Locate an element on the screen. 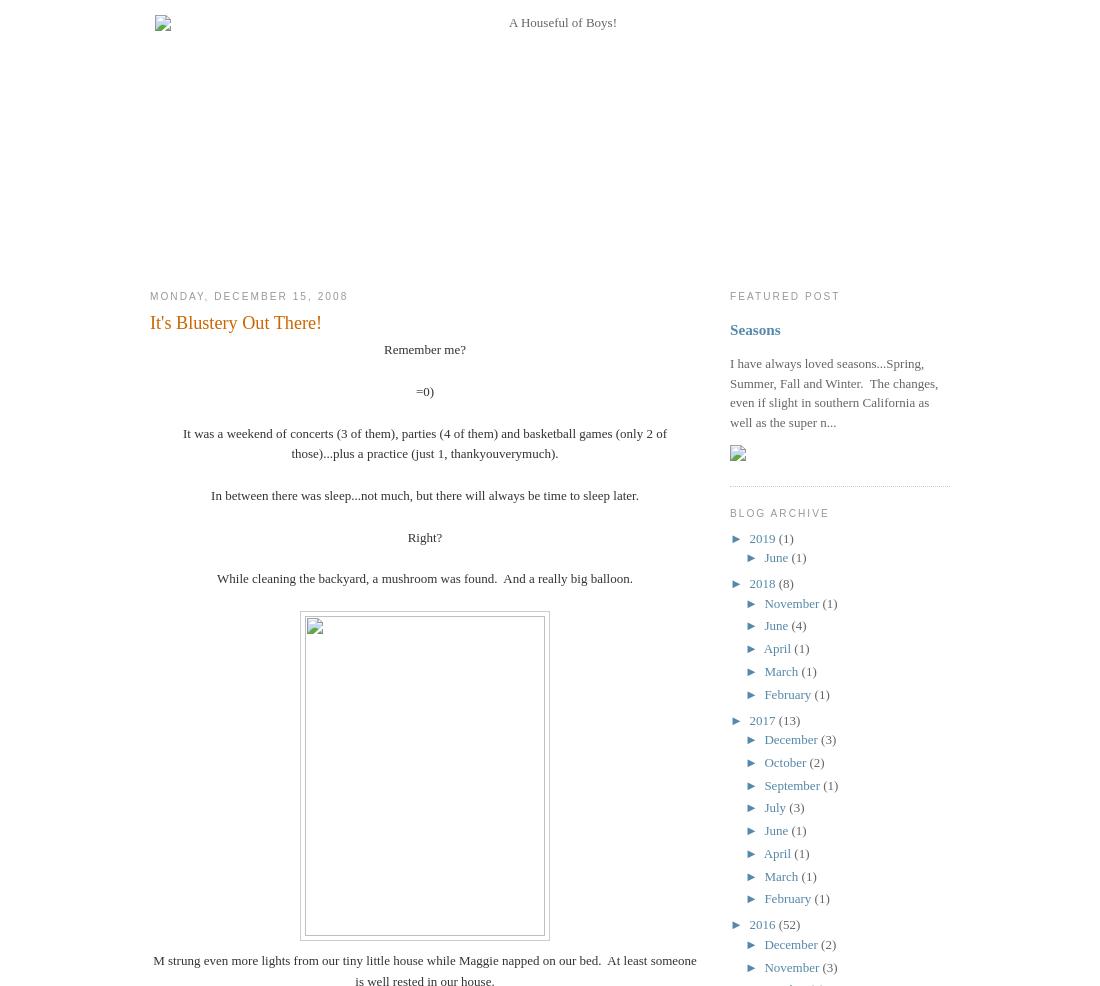  '(8)' is located at coordinates (778, 583).